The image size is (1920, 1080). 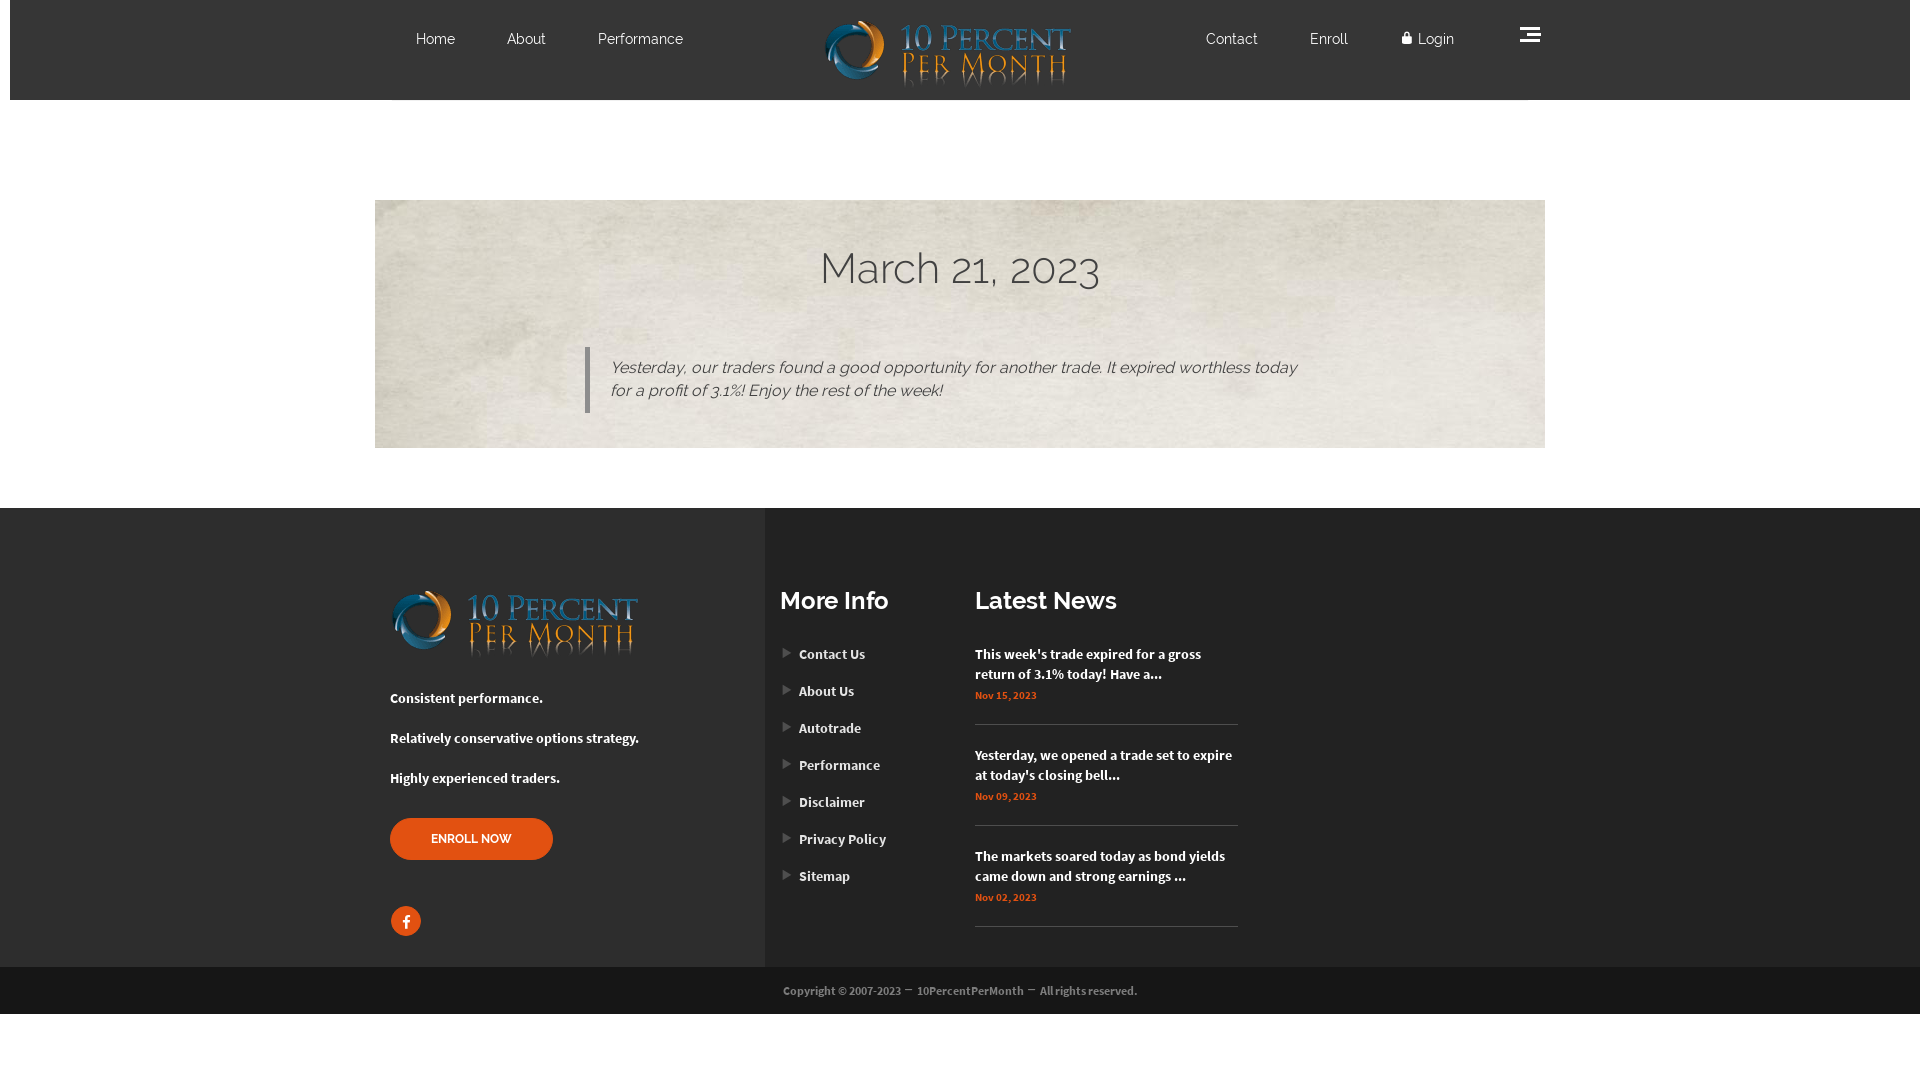 I want to click on 'Contact Us', so click(x=822, y=654).